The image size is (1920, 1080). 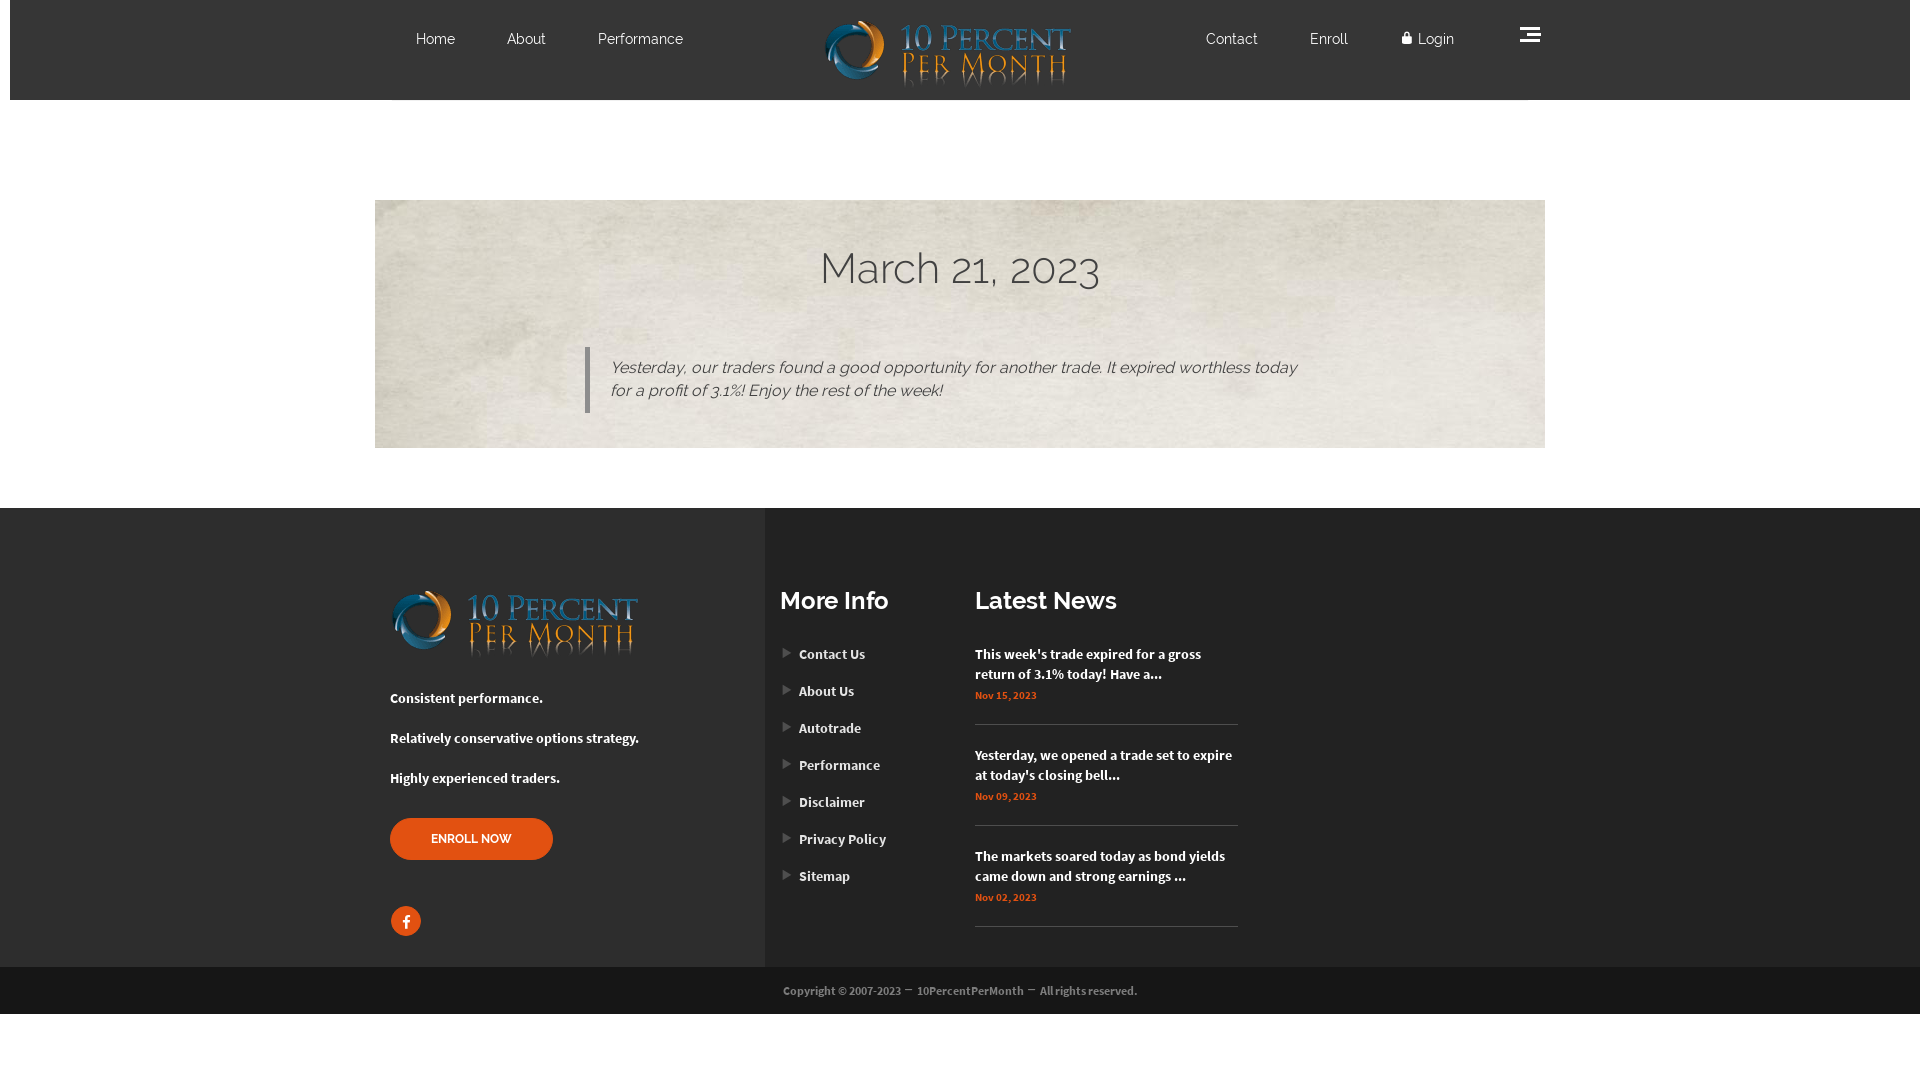 I want to click on 'Contact Us', so click(x=822, y=654).